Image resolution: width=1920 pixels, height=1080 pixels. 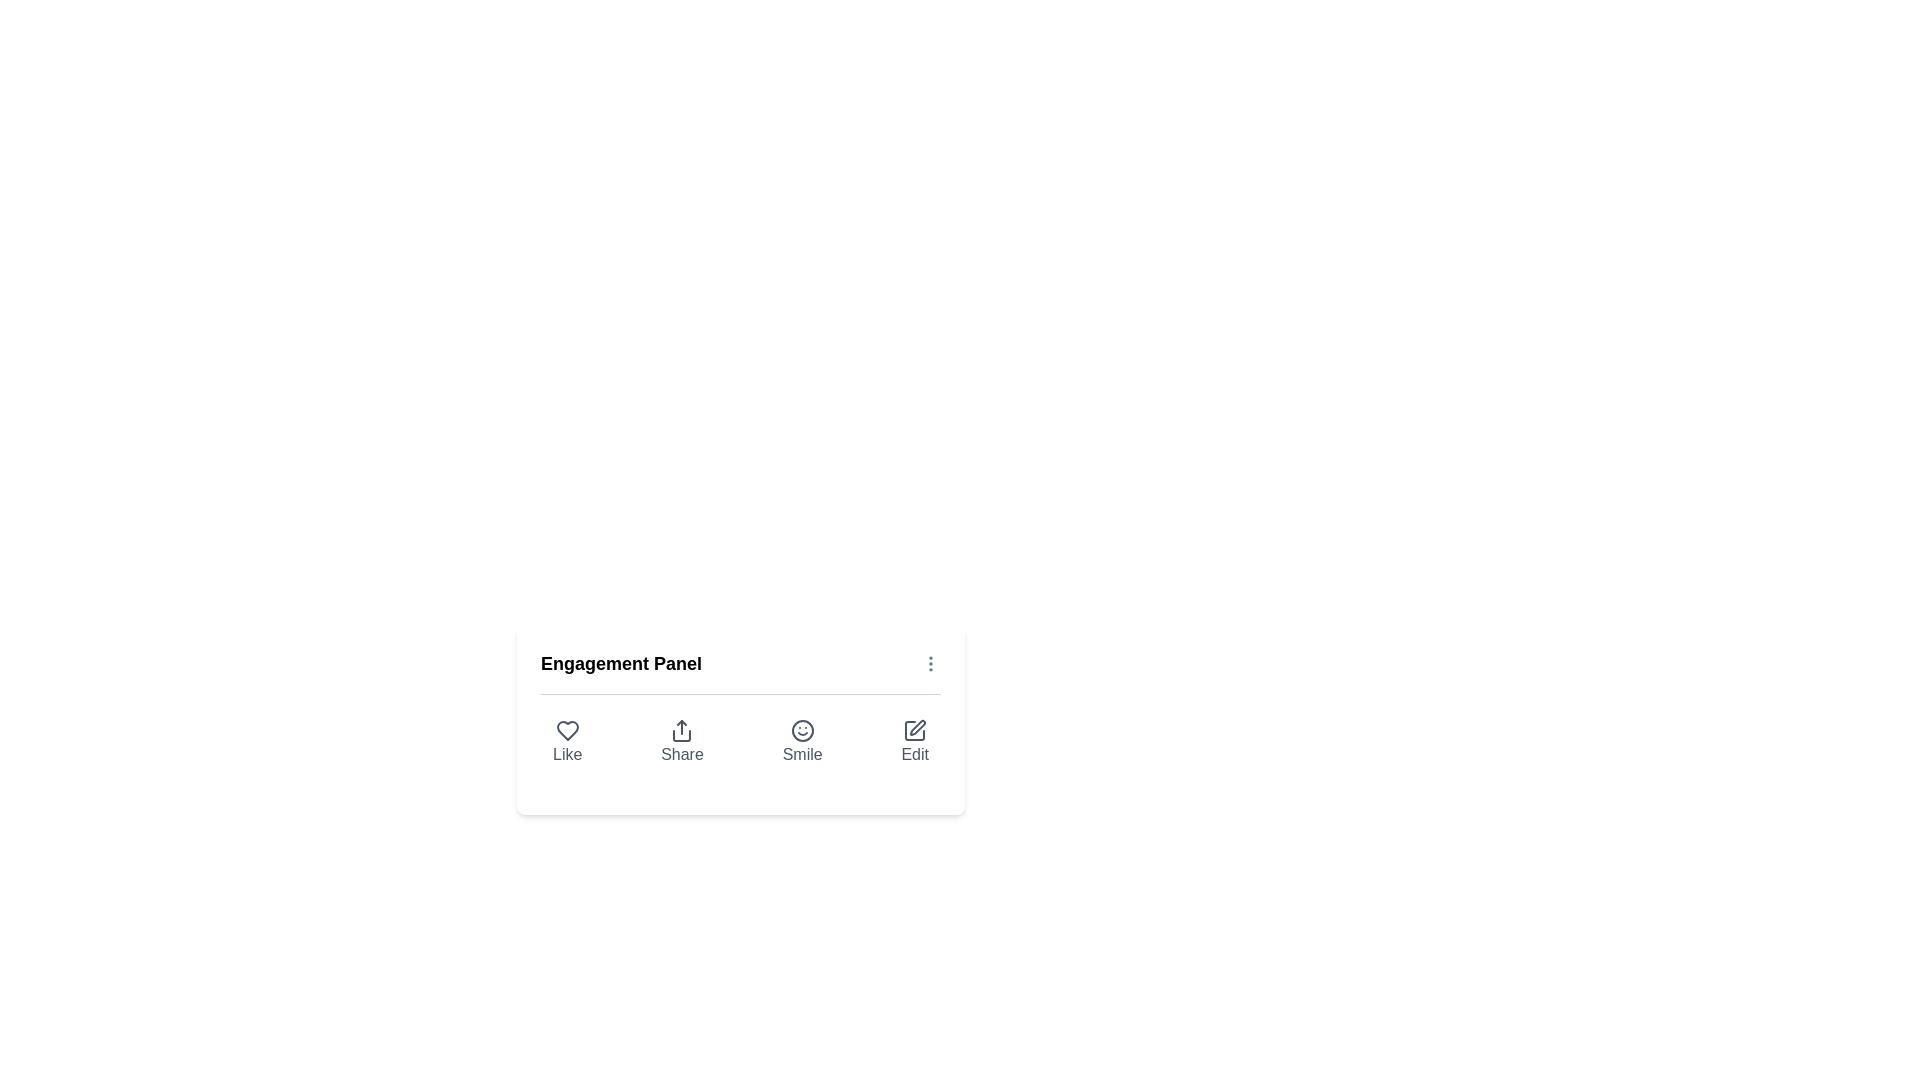 What do you see at coordinates (917, 728) in the screenshot?
I see `the Edit icon, which is represented by a pen on a square, located in the bottom-right toolbar of the Engagement Panel card` at bounding box center [917, 728].